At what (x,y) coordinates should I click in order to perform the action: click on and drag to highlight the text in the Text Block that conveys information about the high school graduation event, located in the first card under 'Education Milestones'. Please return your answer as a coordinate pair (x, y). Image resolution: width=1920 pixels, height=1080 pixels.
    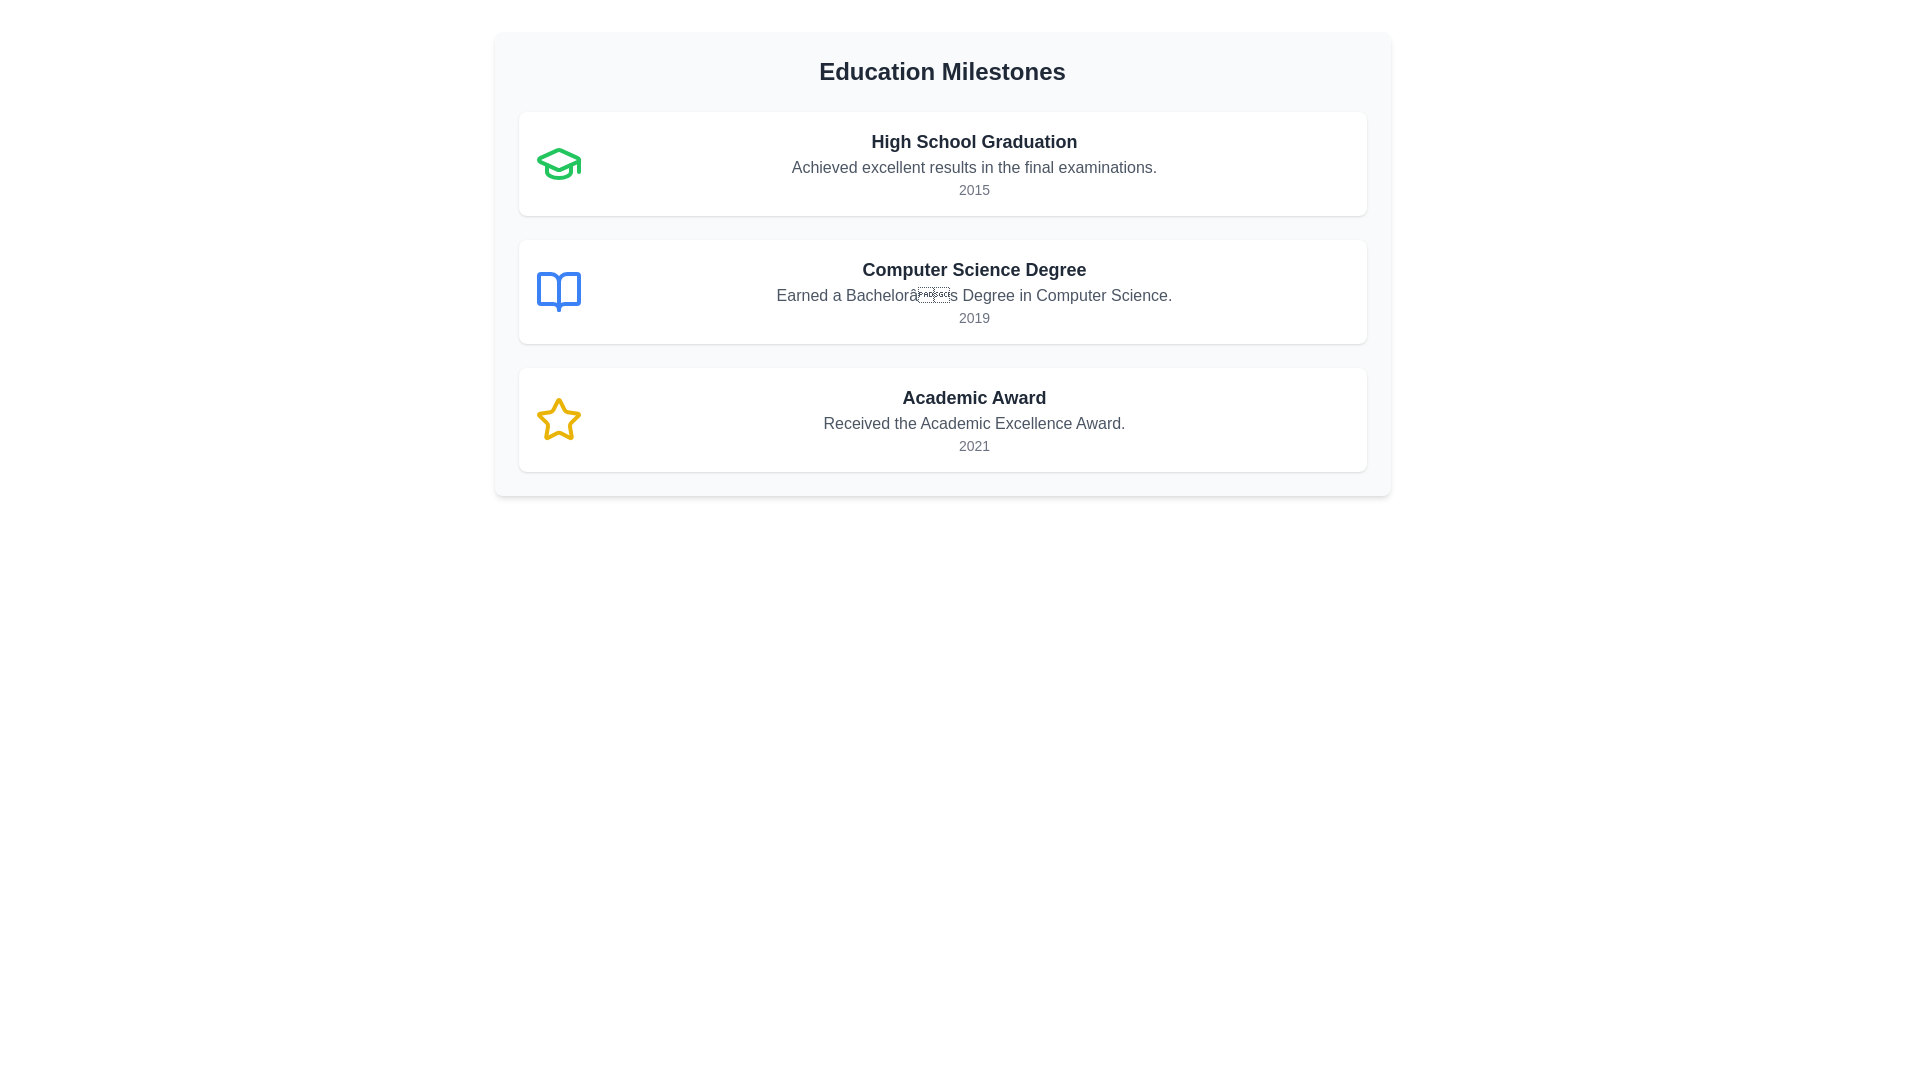
    Looking at the image, I should click on (974, 163).